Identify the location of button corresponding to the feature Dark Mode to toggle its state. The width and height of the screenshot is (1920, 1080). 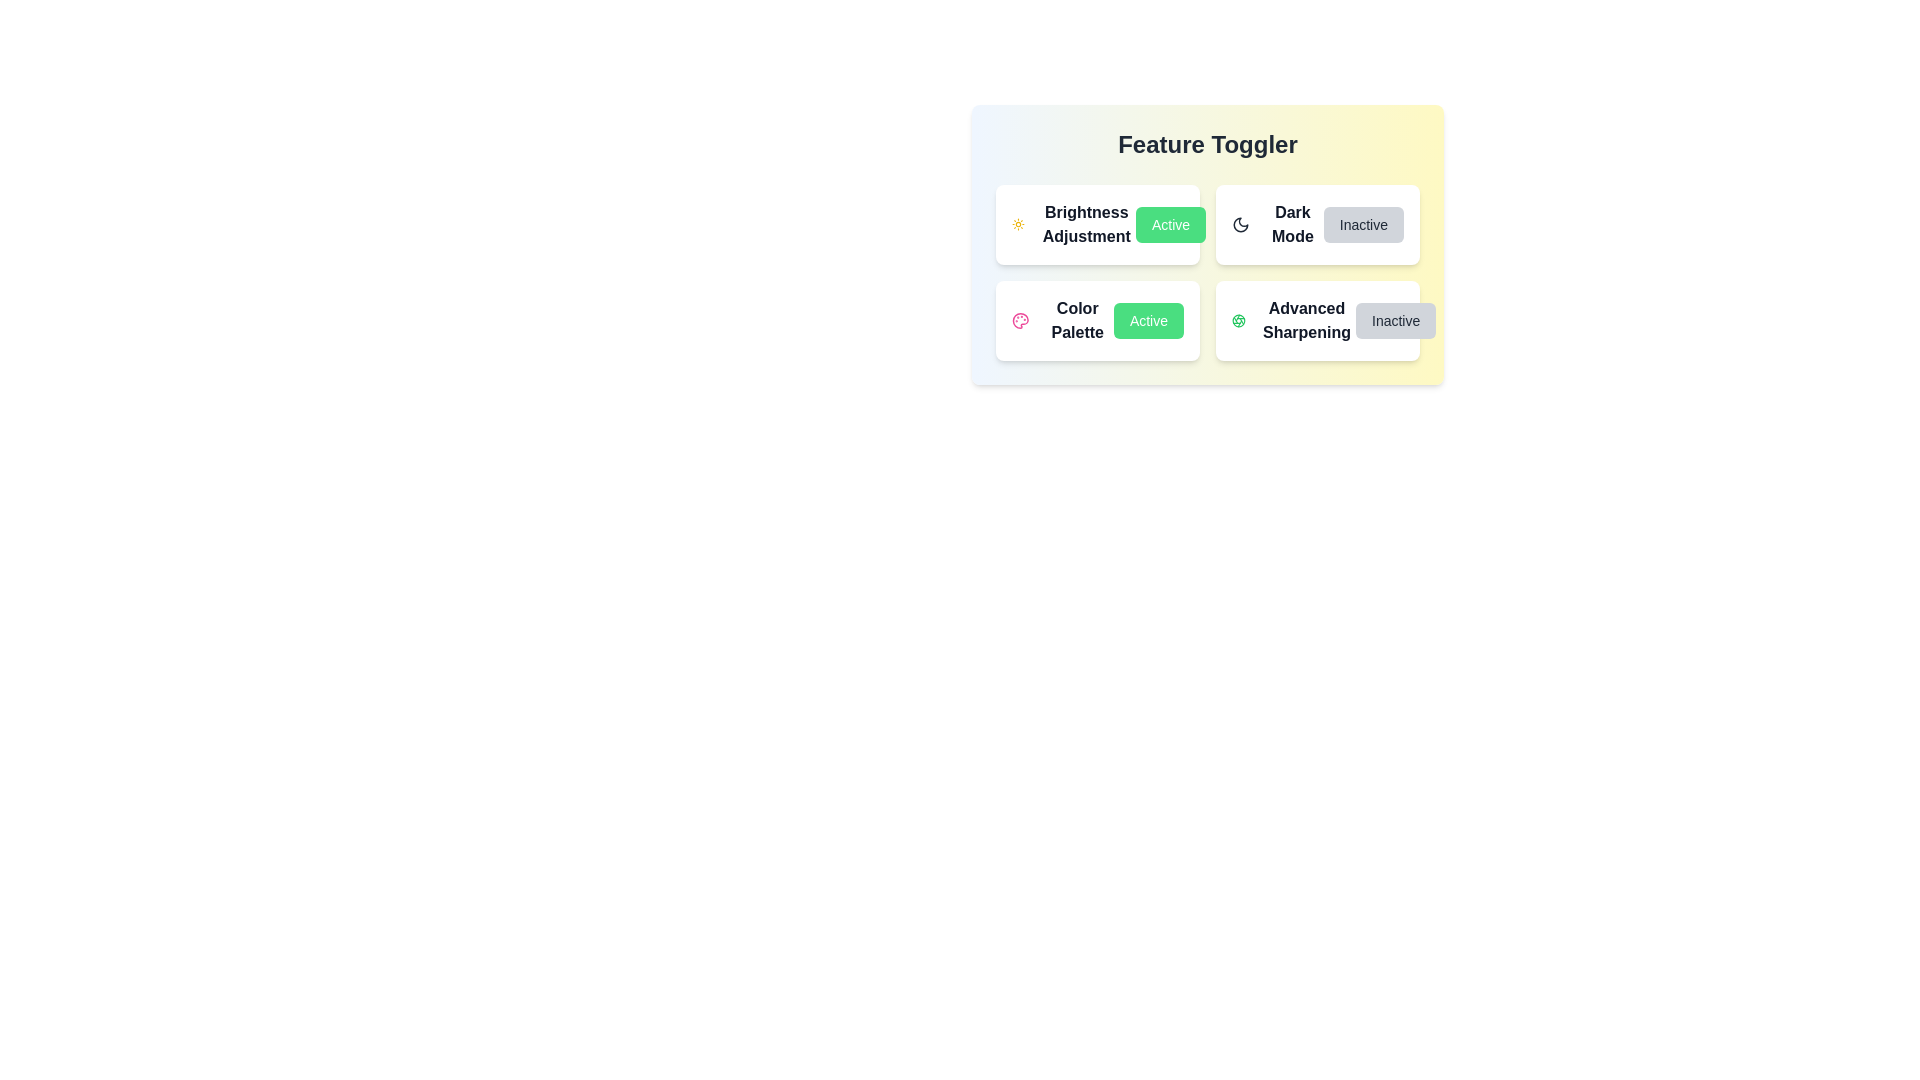
(1362, 224).